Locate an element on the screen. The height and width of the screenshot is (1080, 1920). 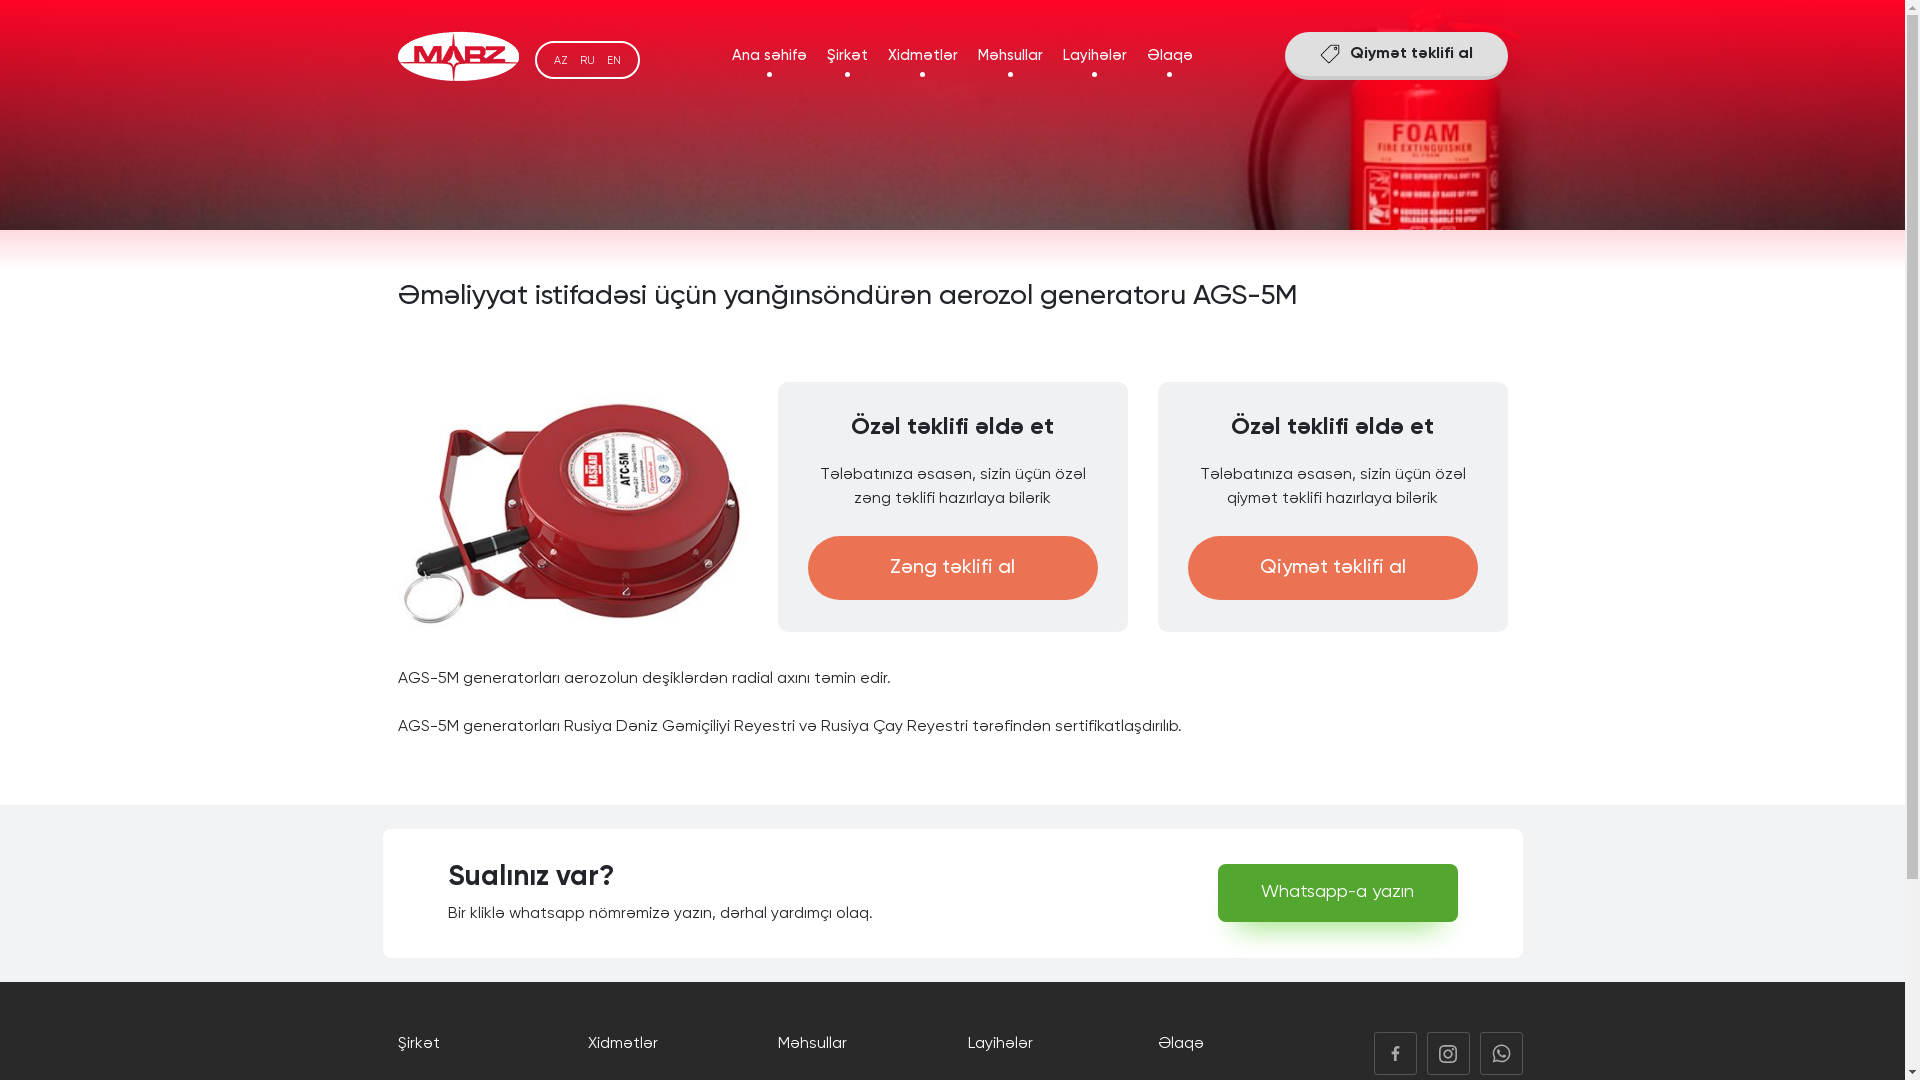
'RU' is located at coordinates (579, 59).